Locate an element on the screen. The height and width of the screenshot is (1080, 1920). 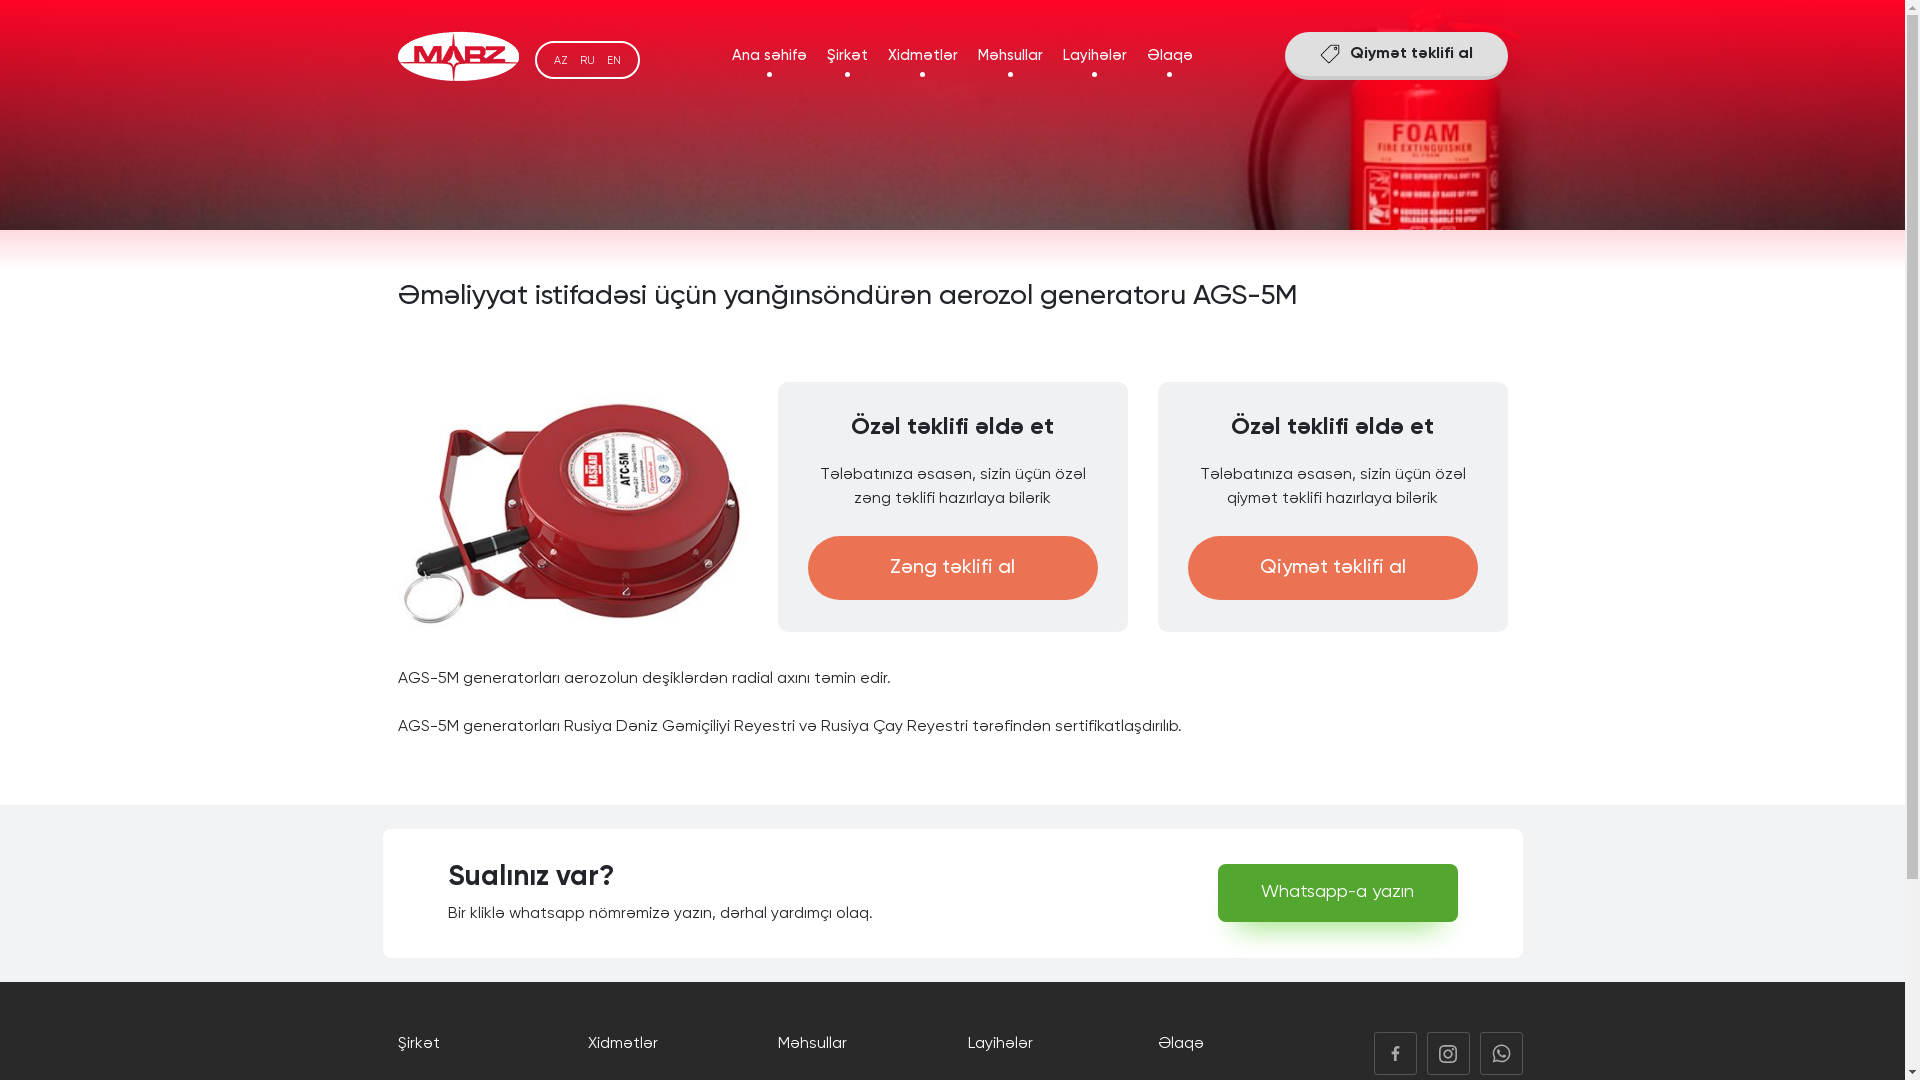
'RU' is located at coordinates (579, 59).